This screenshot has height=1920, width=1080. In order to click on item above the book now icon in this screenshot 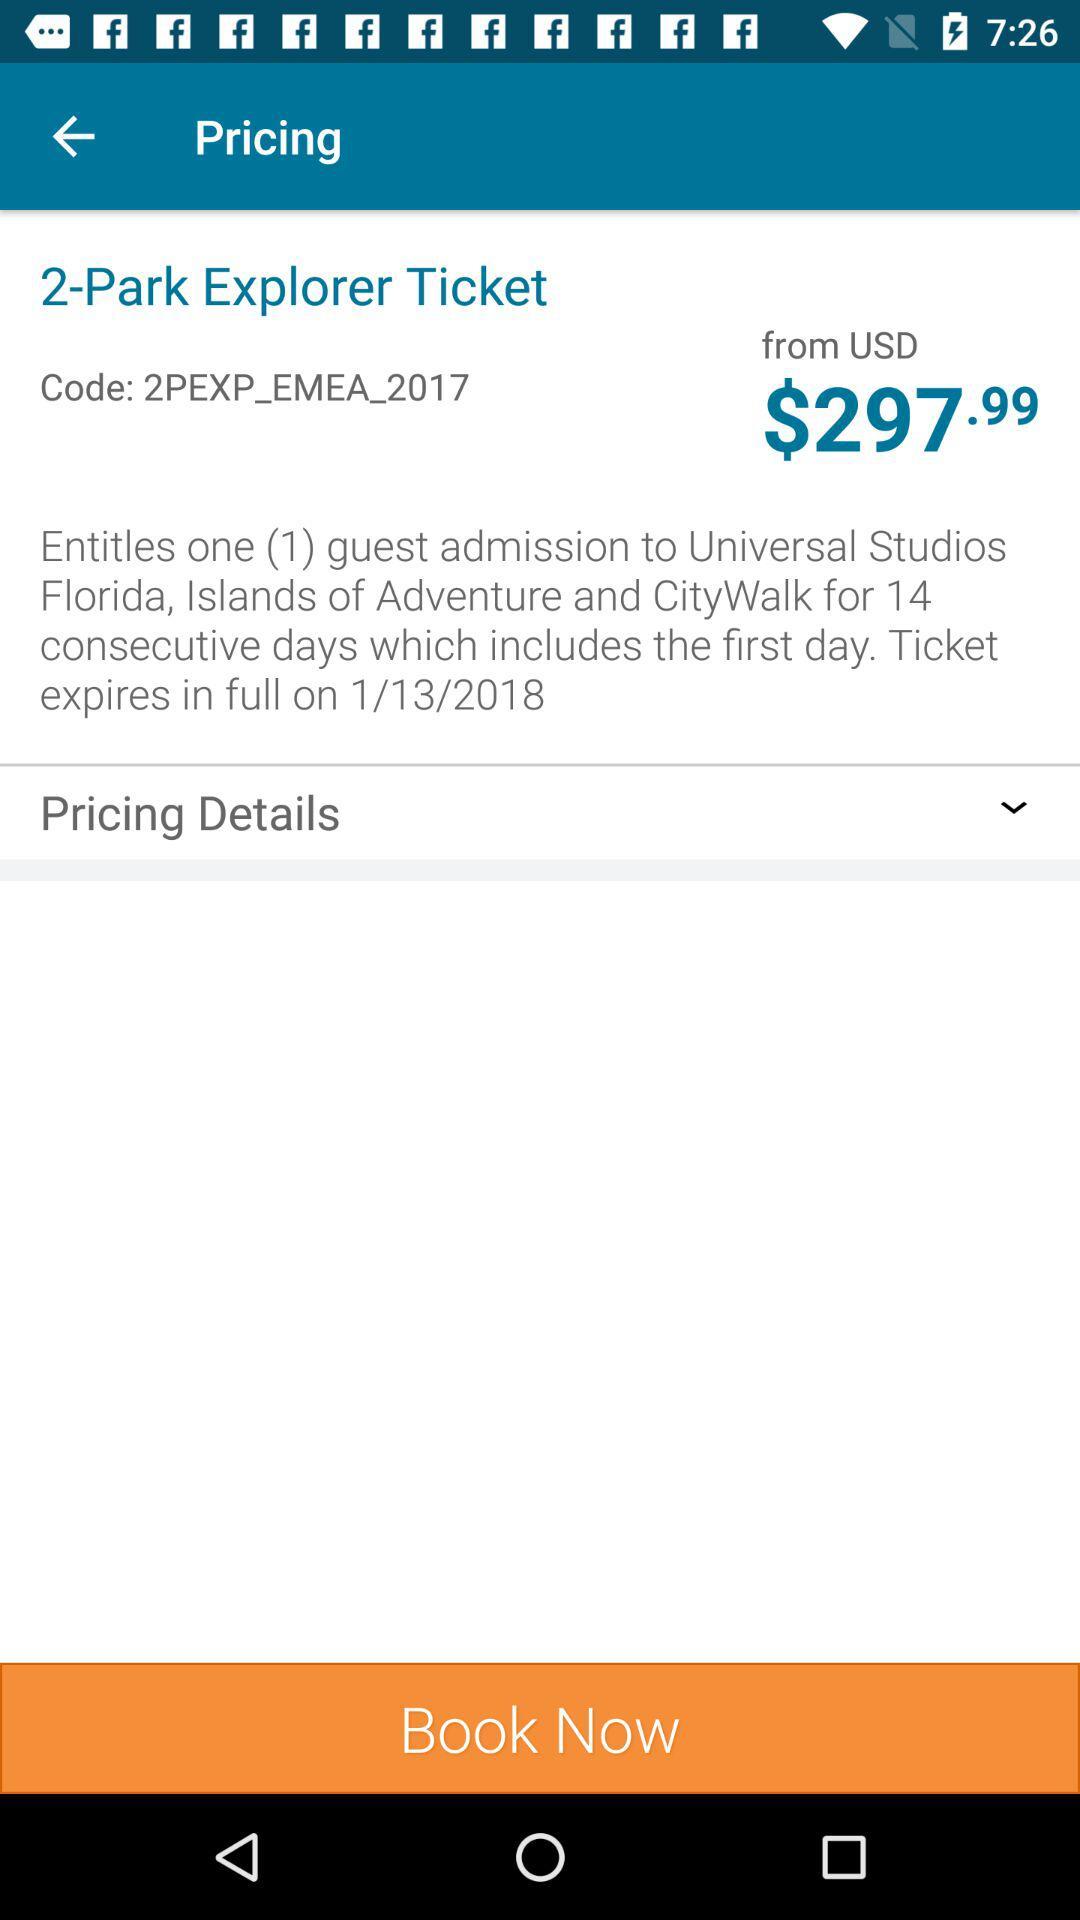, I will do `click(190, 818)`.